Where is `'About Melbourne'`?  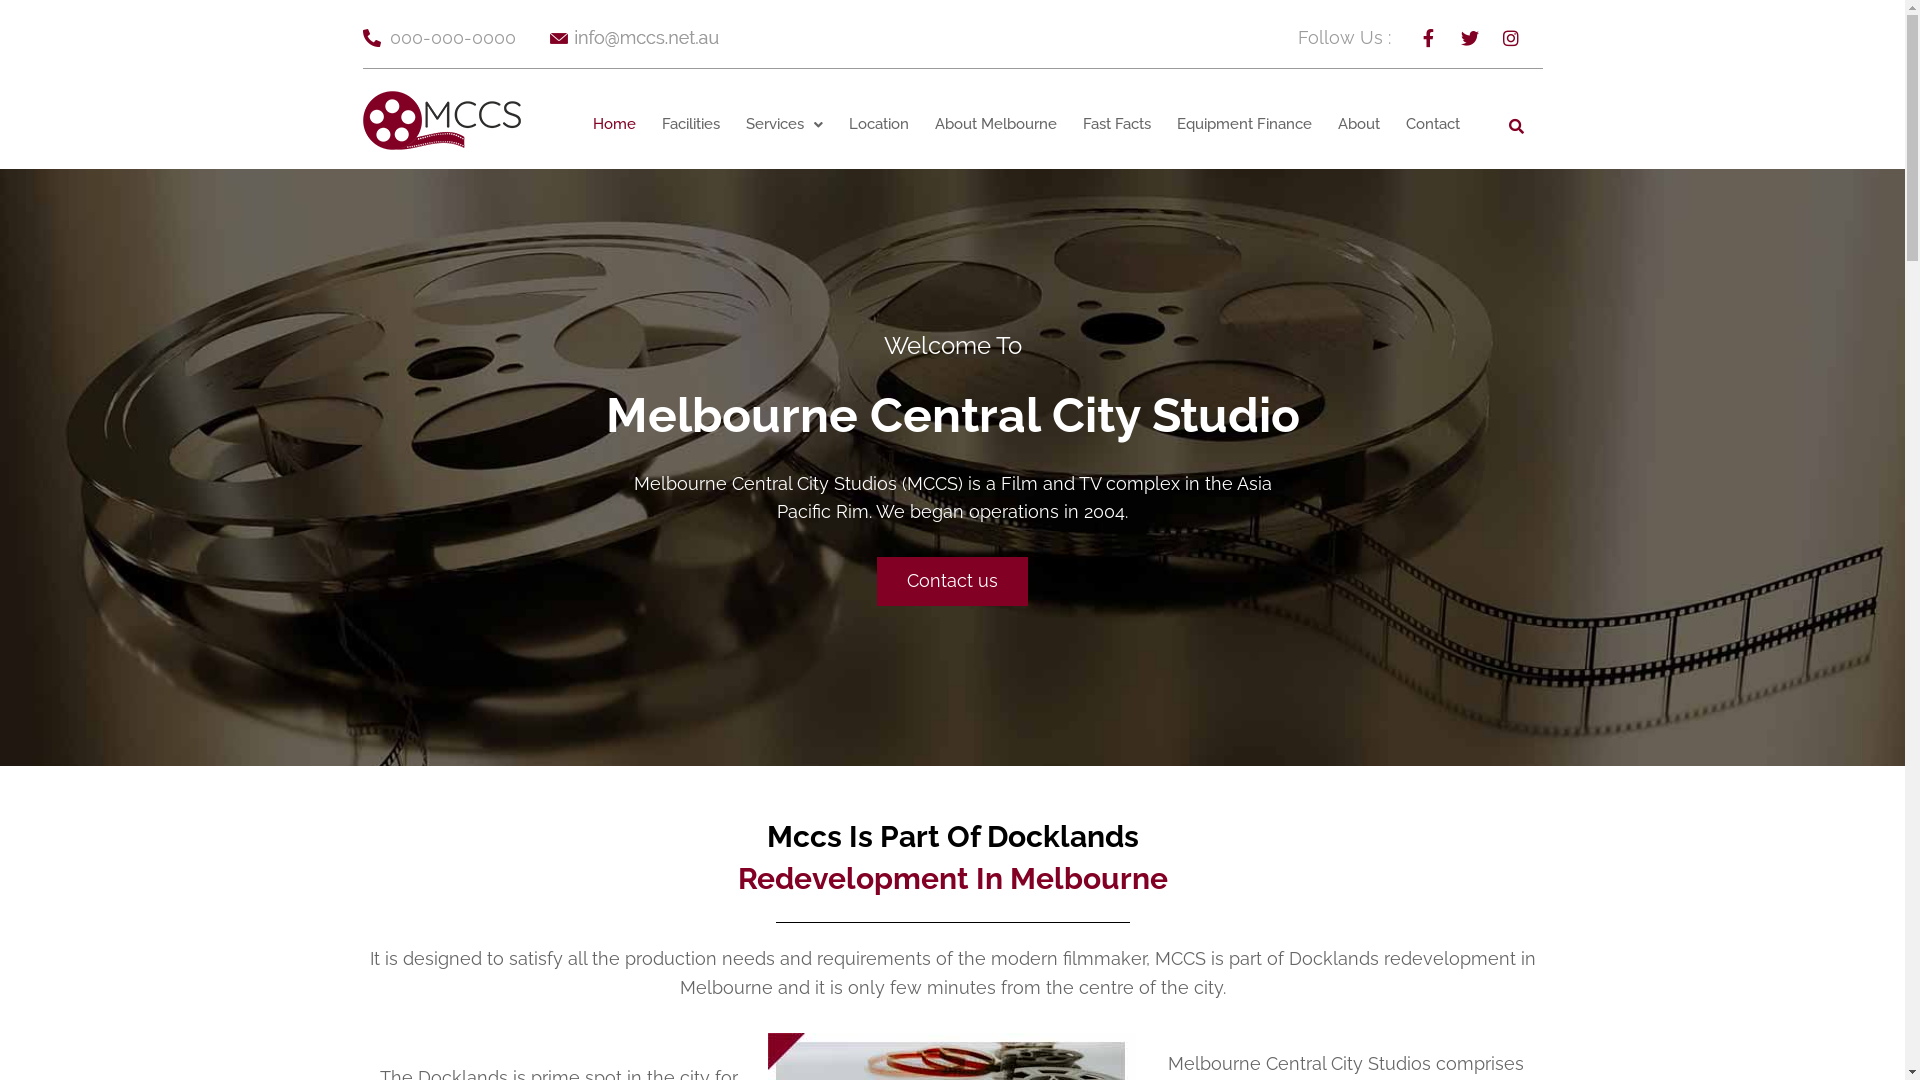
'About Melbourne' is located at coordinates (996, 124).